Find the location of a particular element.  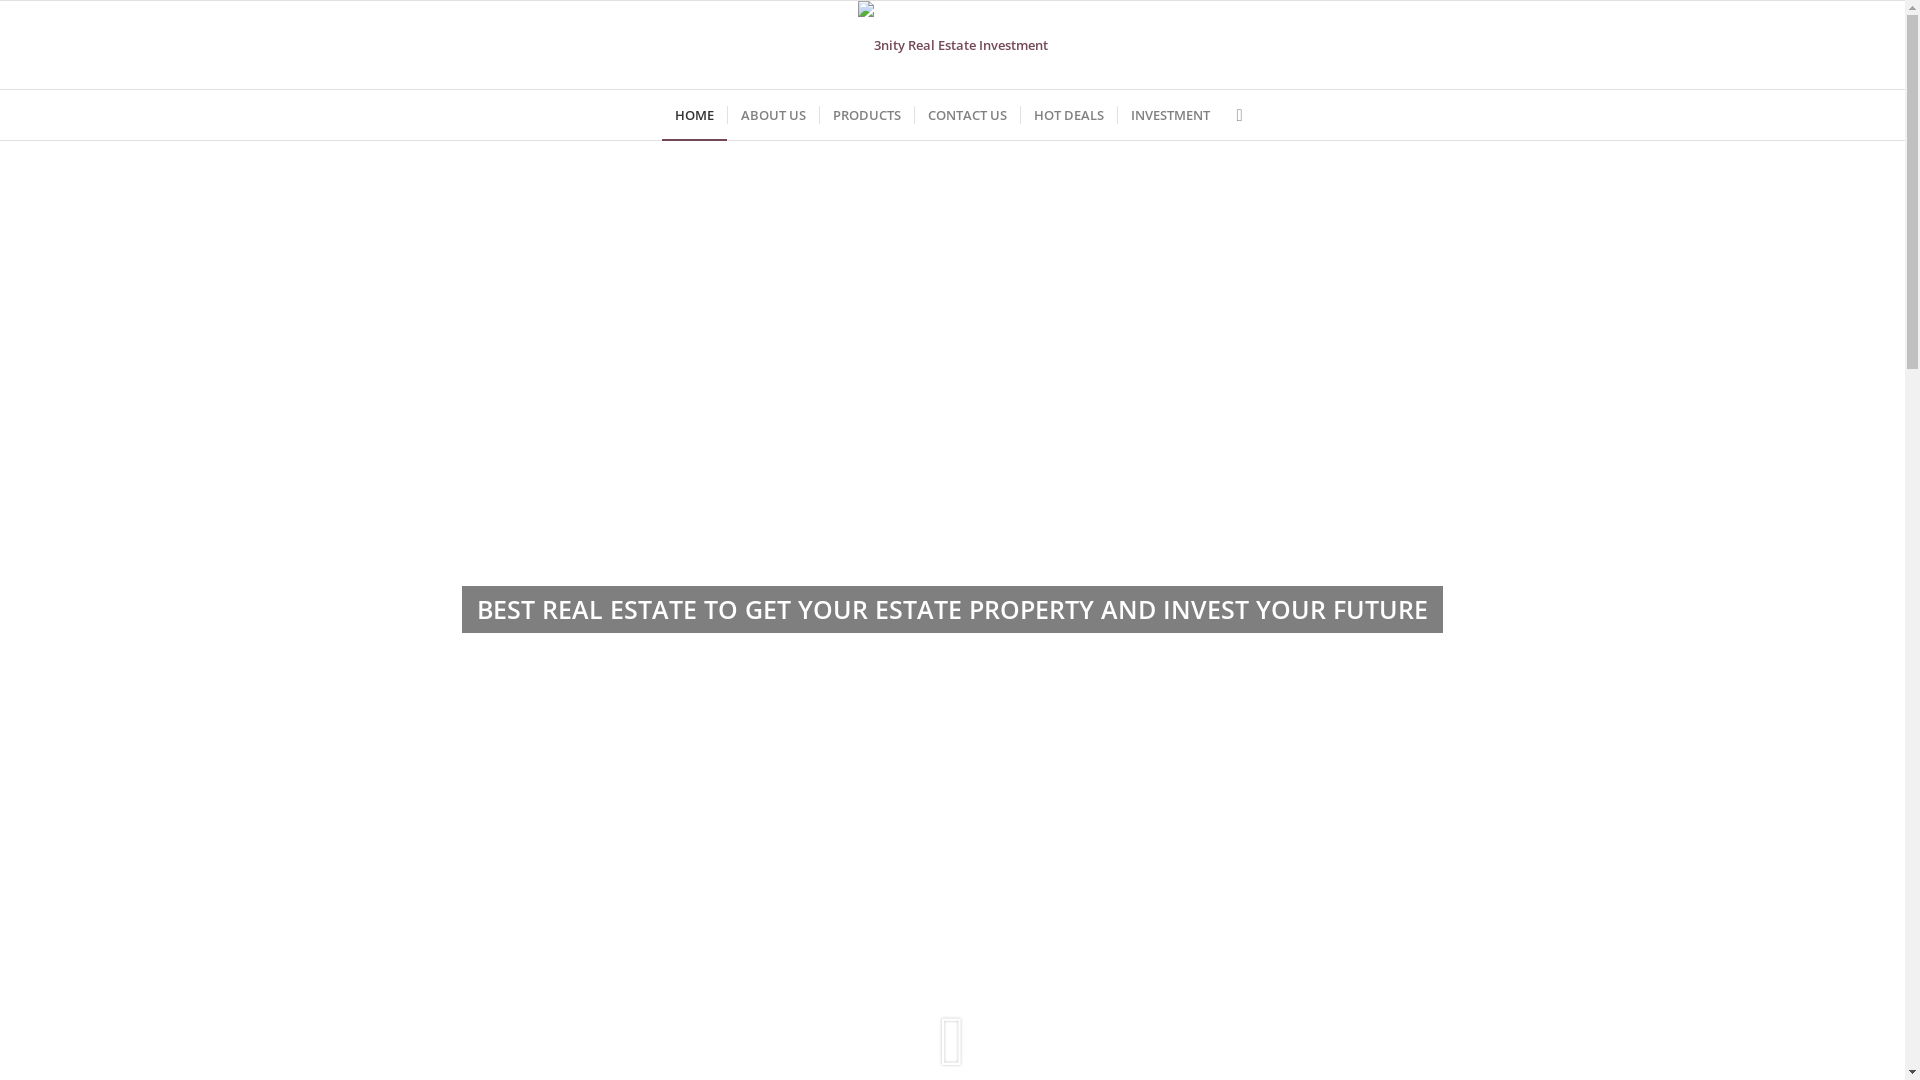

'CONTACT US' is located at coordinates (966, 115).